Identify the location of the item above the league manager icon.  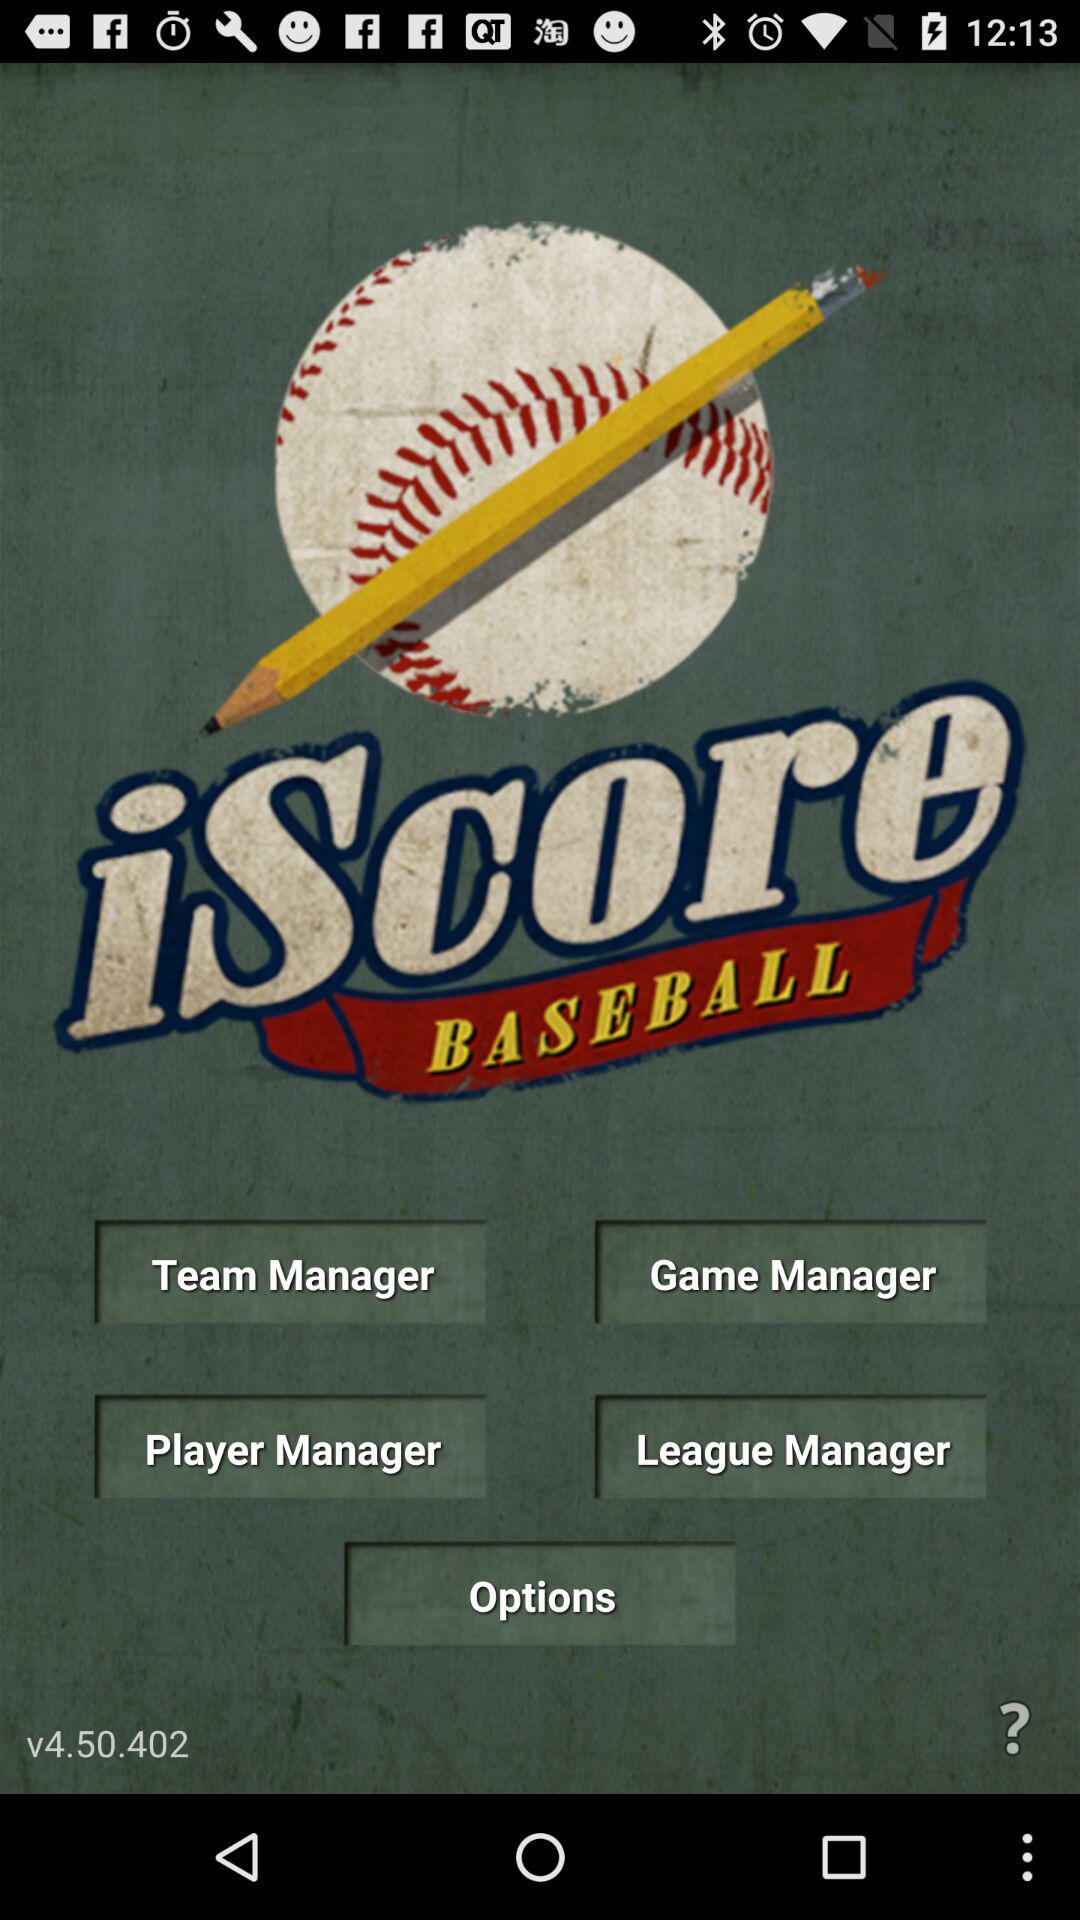
(789, 1271).